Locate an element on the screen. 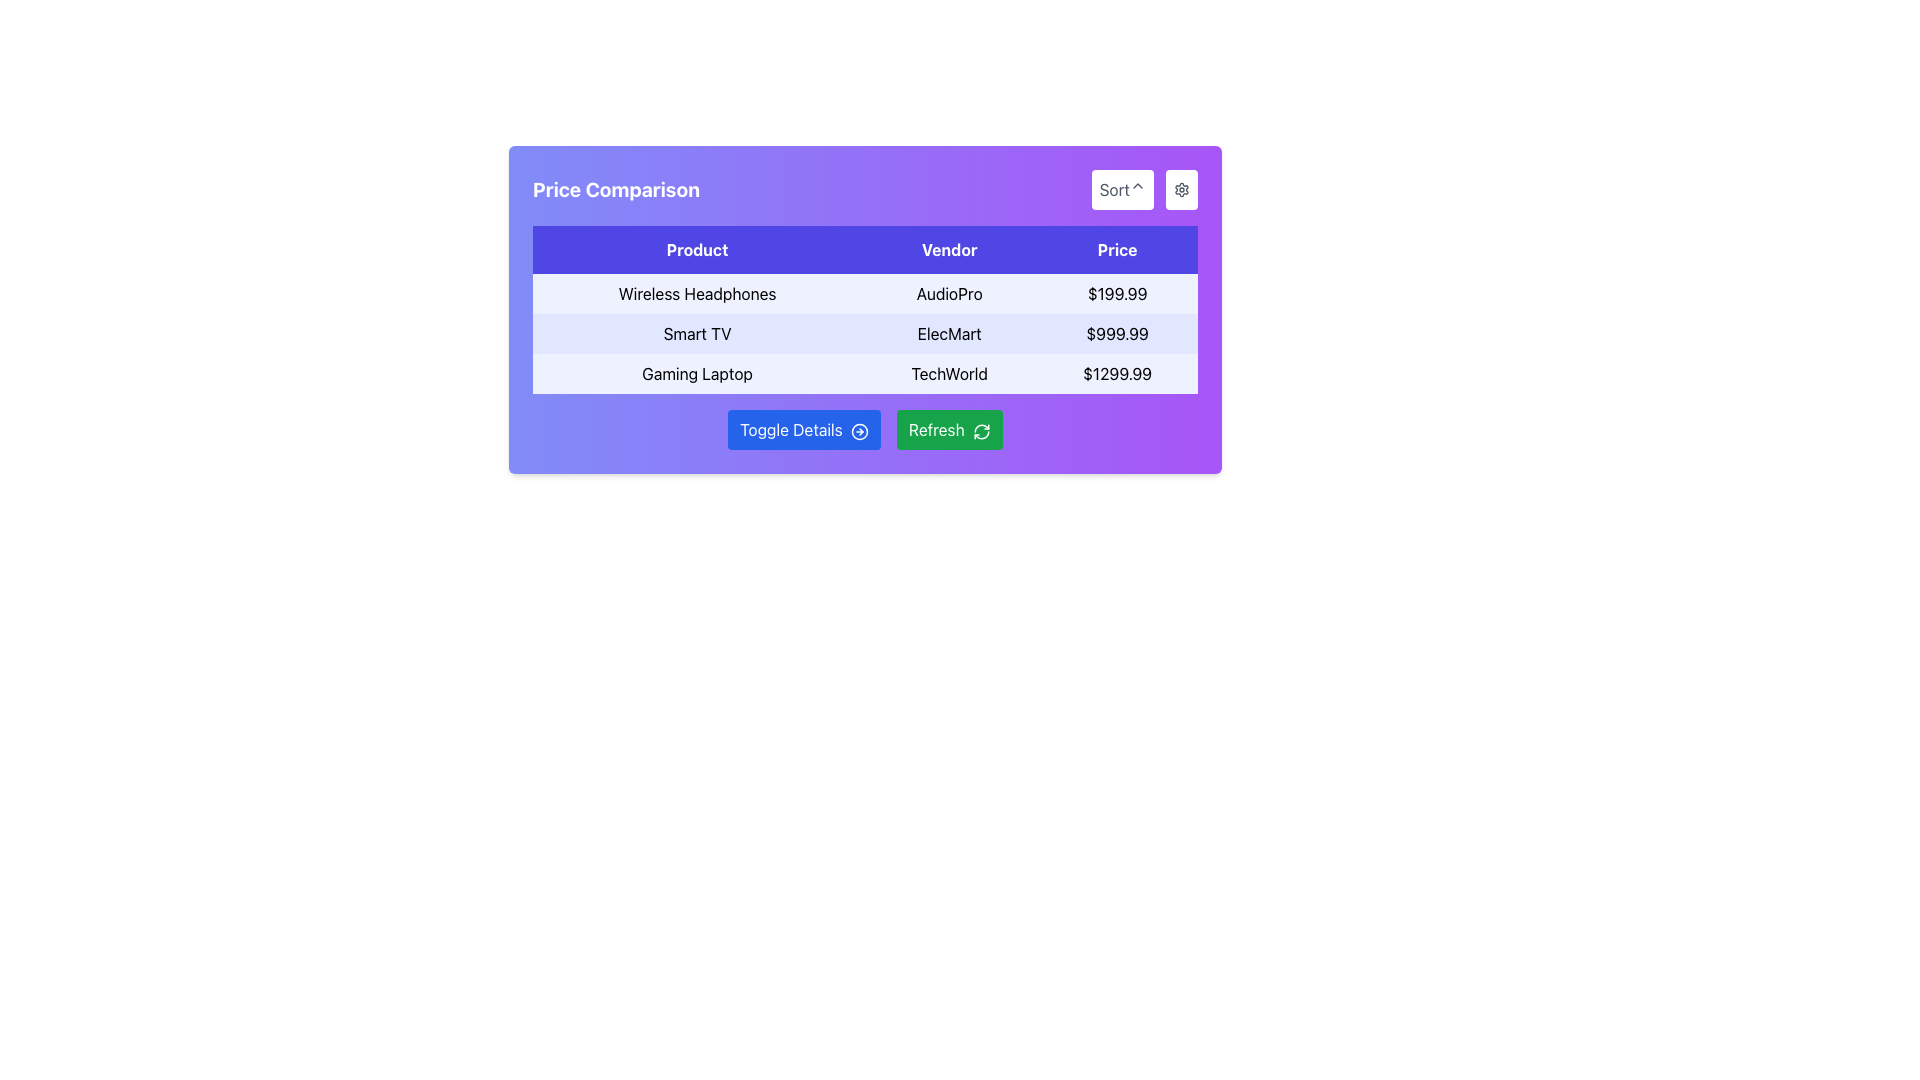 This screenshot has height=1080, width=1920. the gear icon resembling a settings button located at the top right corner of the interface is located at coordinates (1181, 189).